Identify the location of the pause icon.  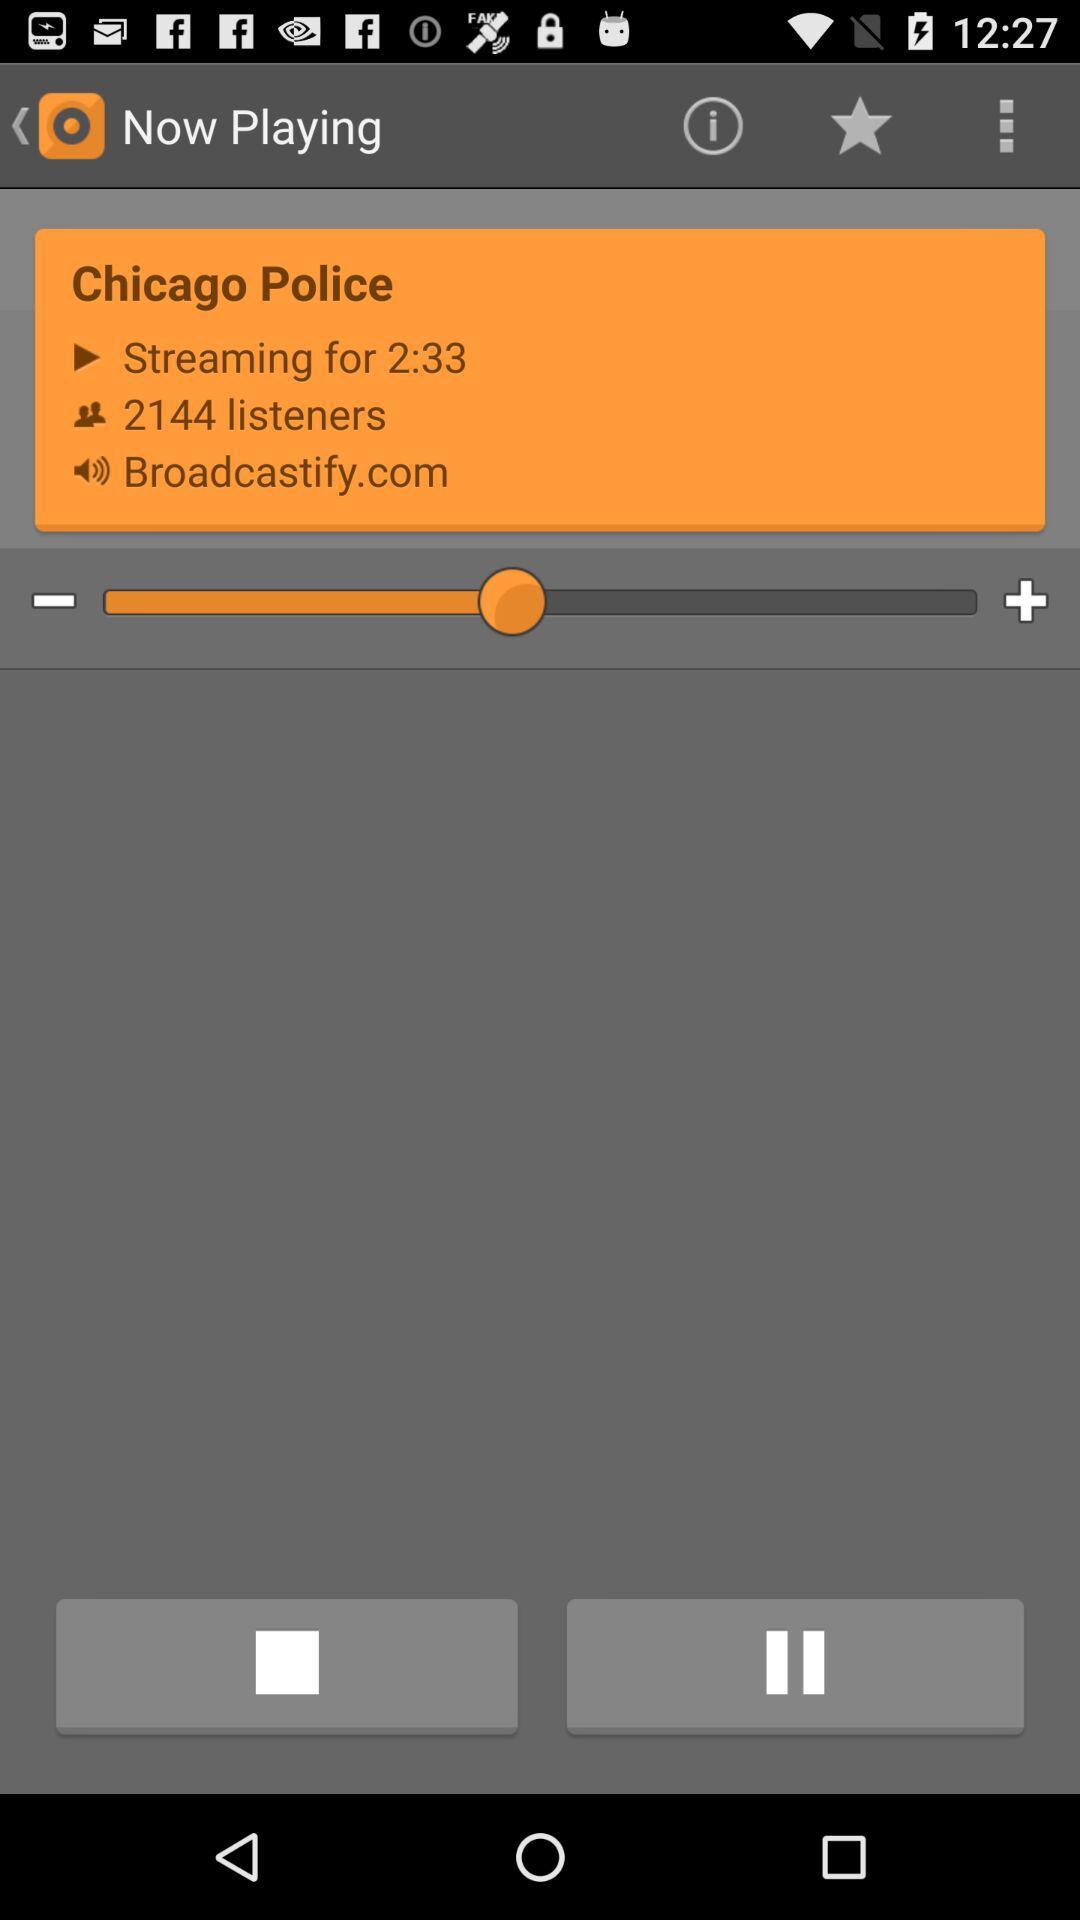
(794, 1787).